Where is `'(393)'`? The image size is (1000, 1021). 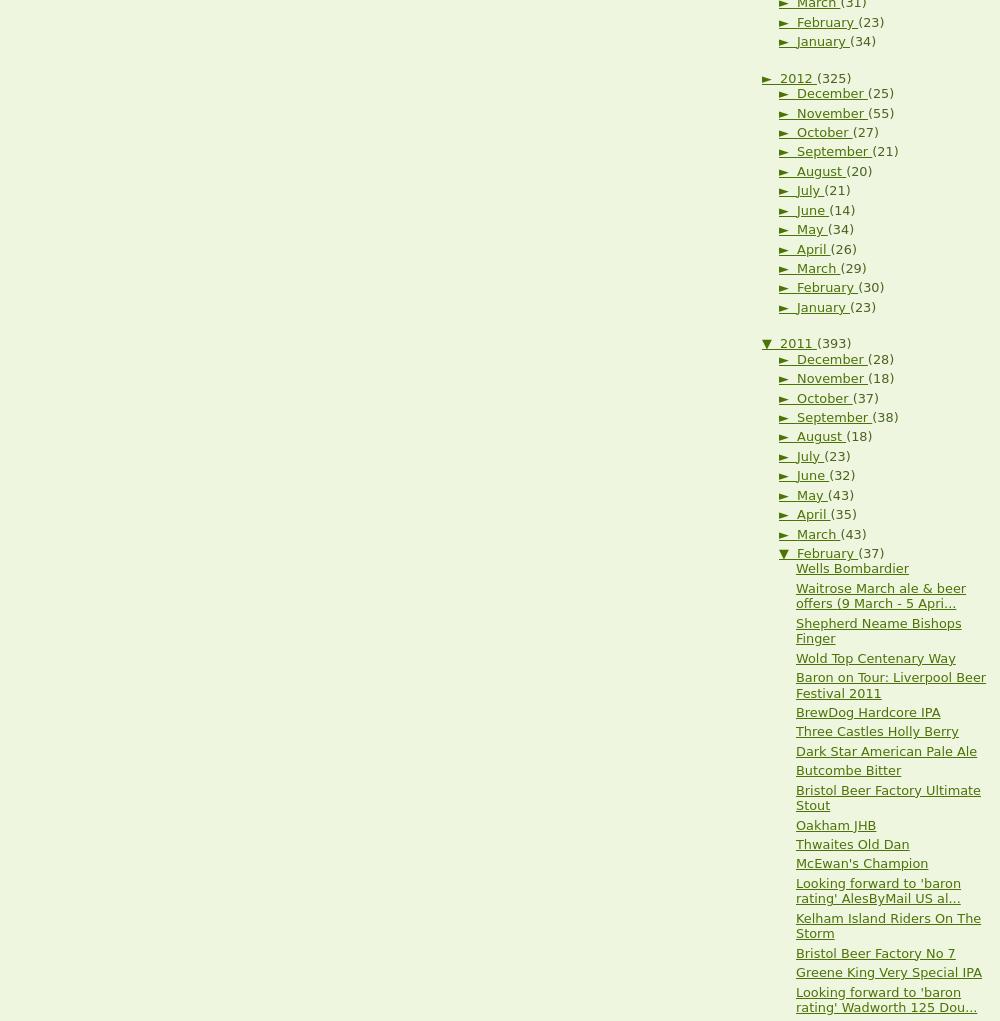 '(393)' is located at coordinates (832, 342).